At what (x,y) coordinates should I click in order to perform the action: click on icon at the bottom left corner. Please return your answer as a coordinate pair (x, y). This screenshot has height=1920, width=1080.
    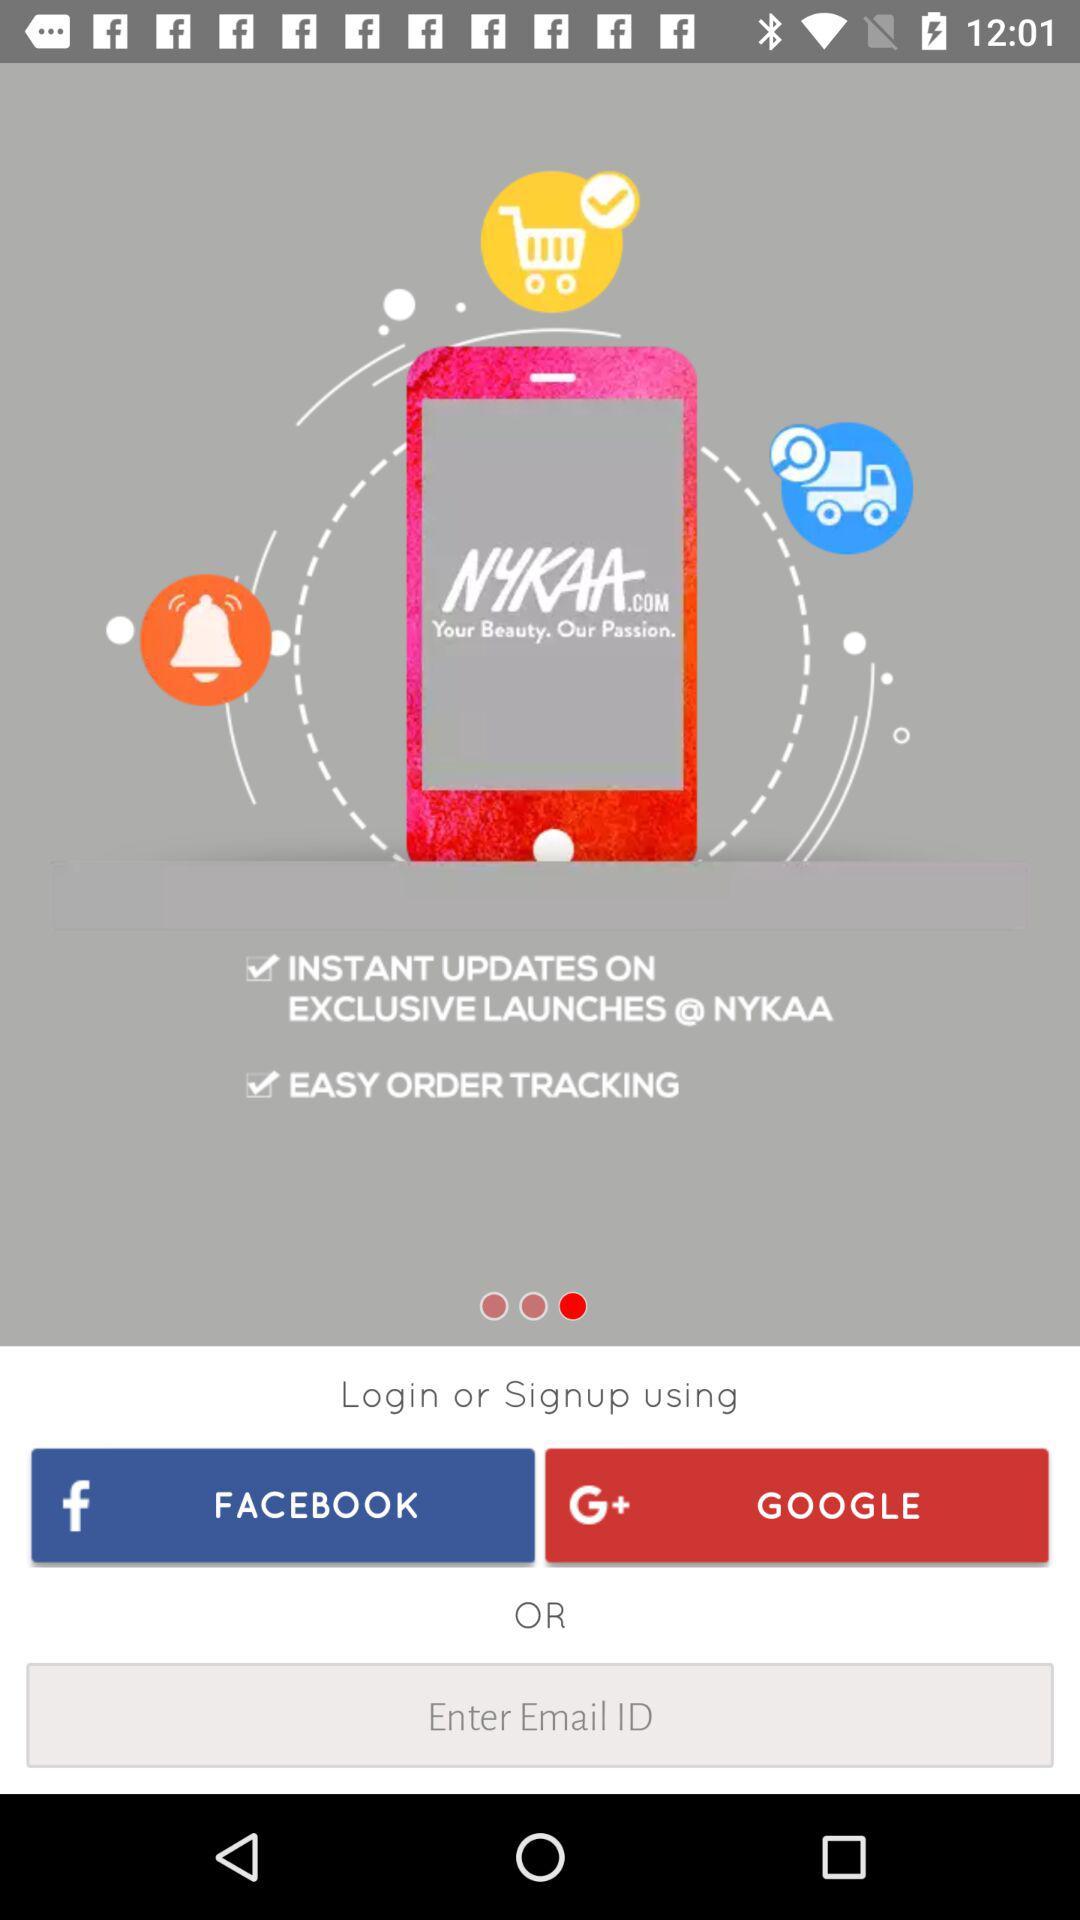
    Looking at the image, I should click on (283, 1504).